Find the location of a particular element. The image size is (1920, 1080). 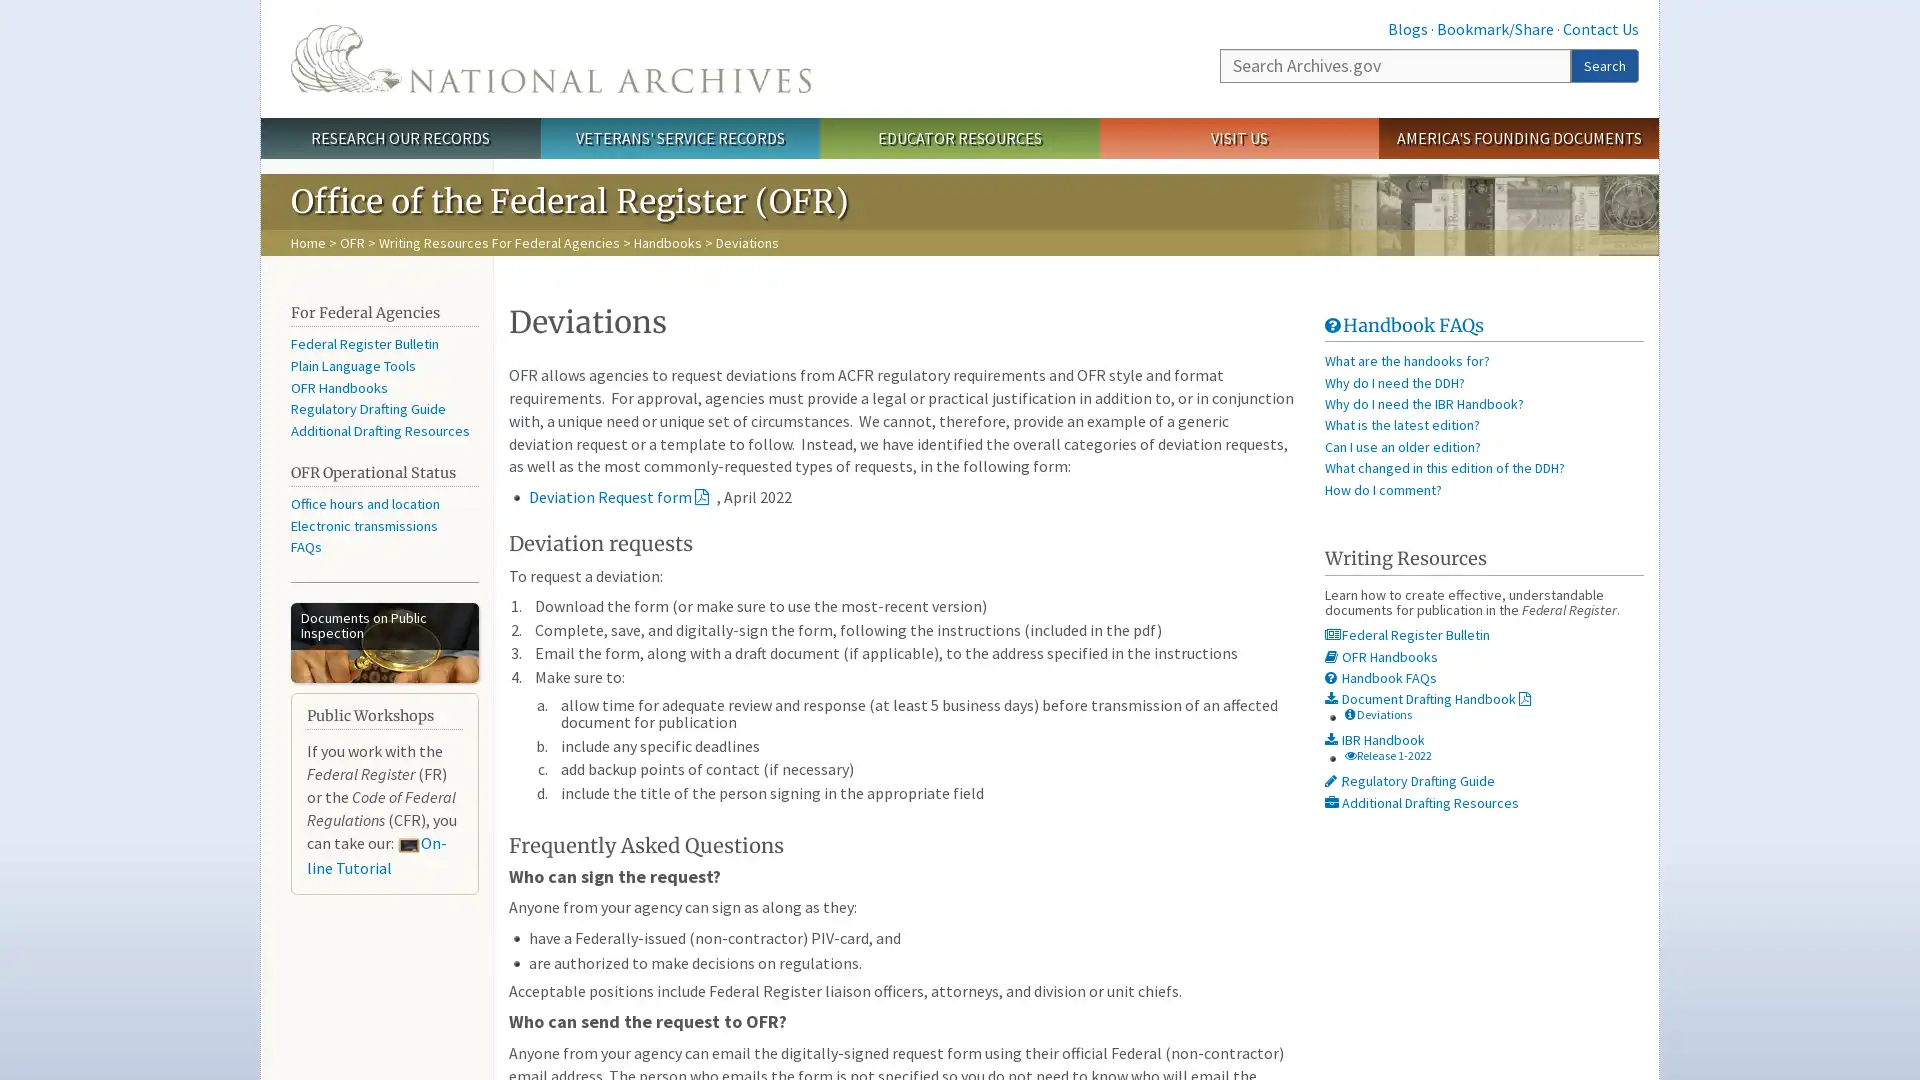

Search is located at coordinates (1604, 64).